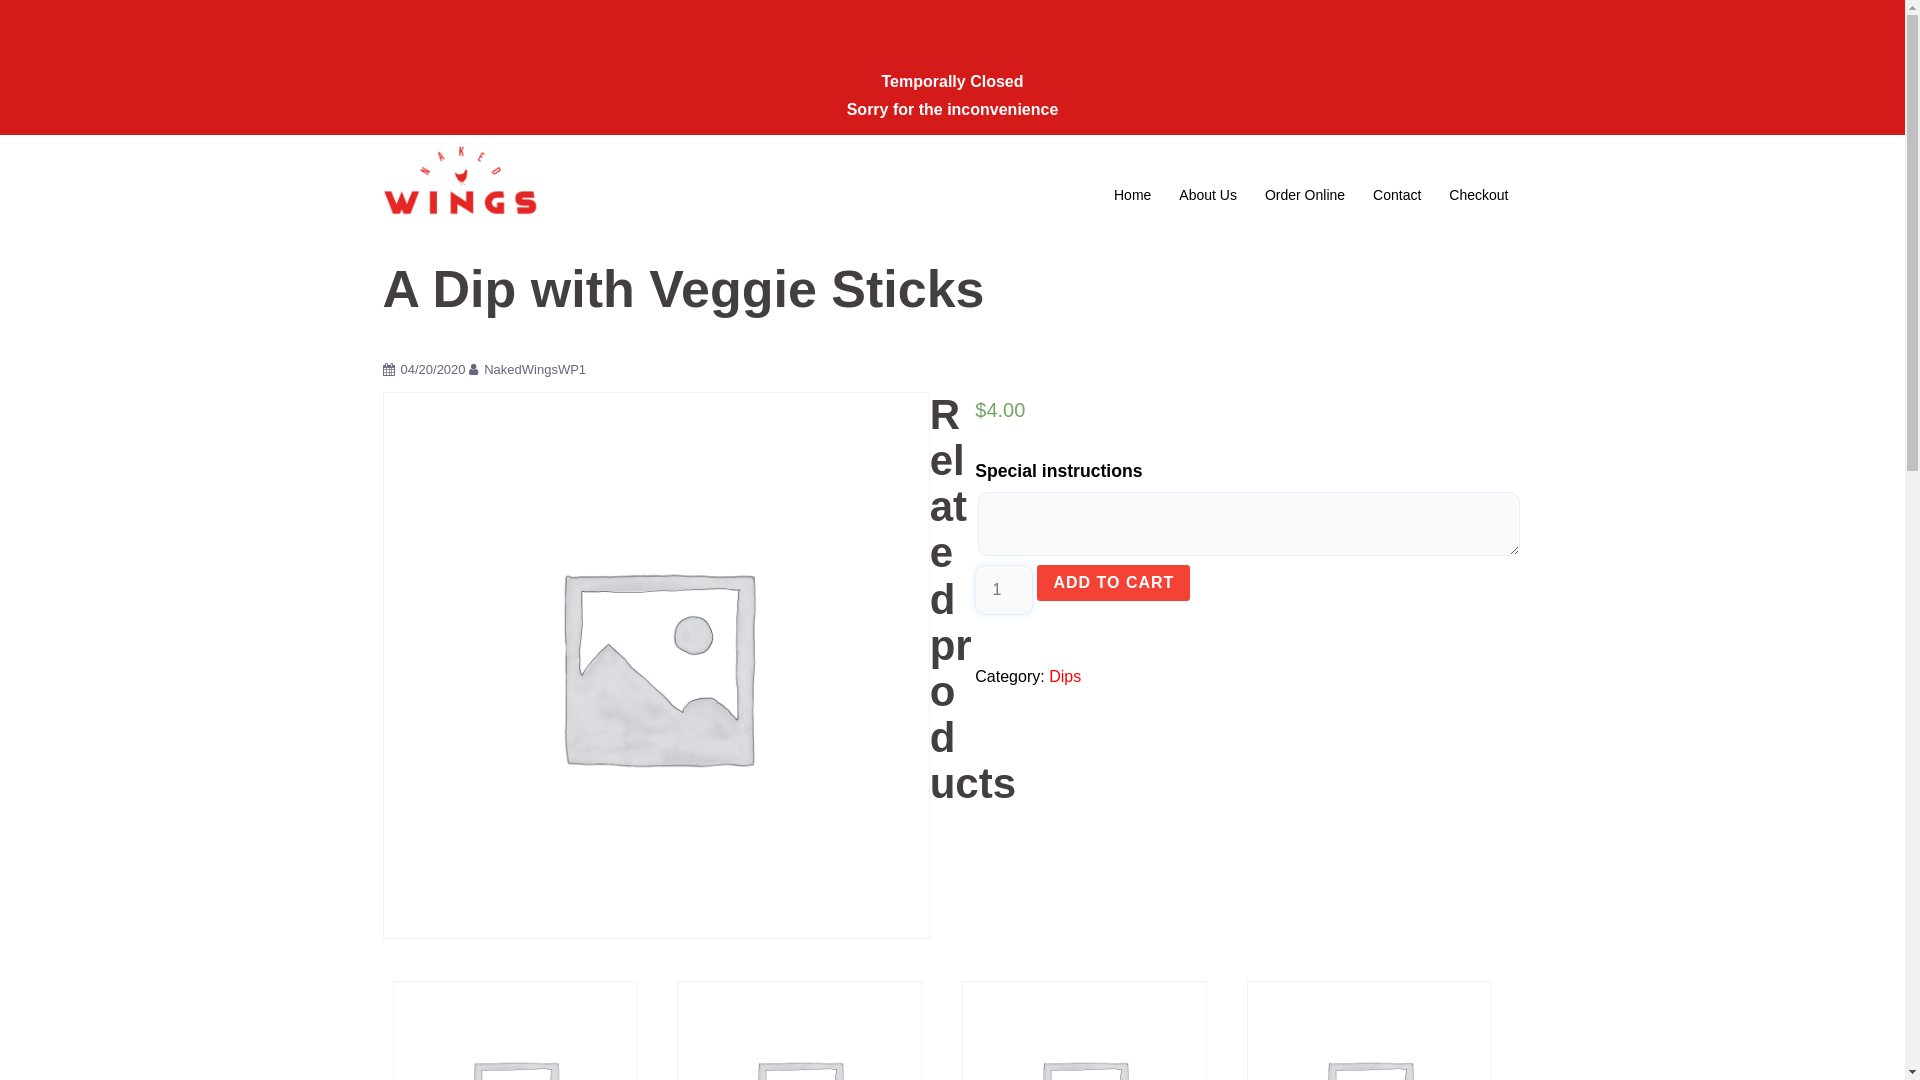 This screenshot has height=1080, width=1920. I want to click on '04/20/2020', so click(399, 369).